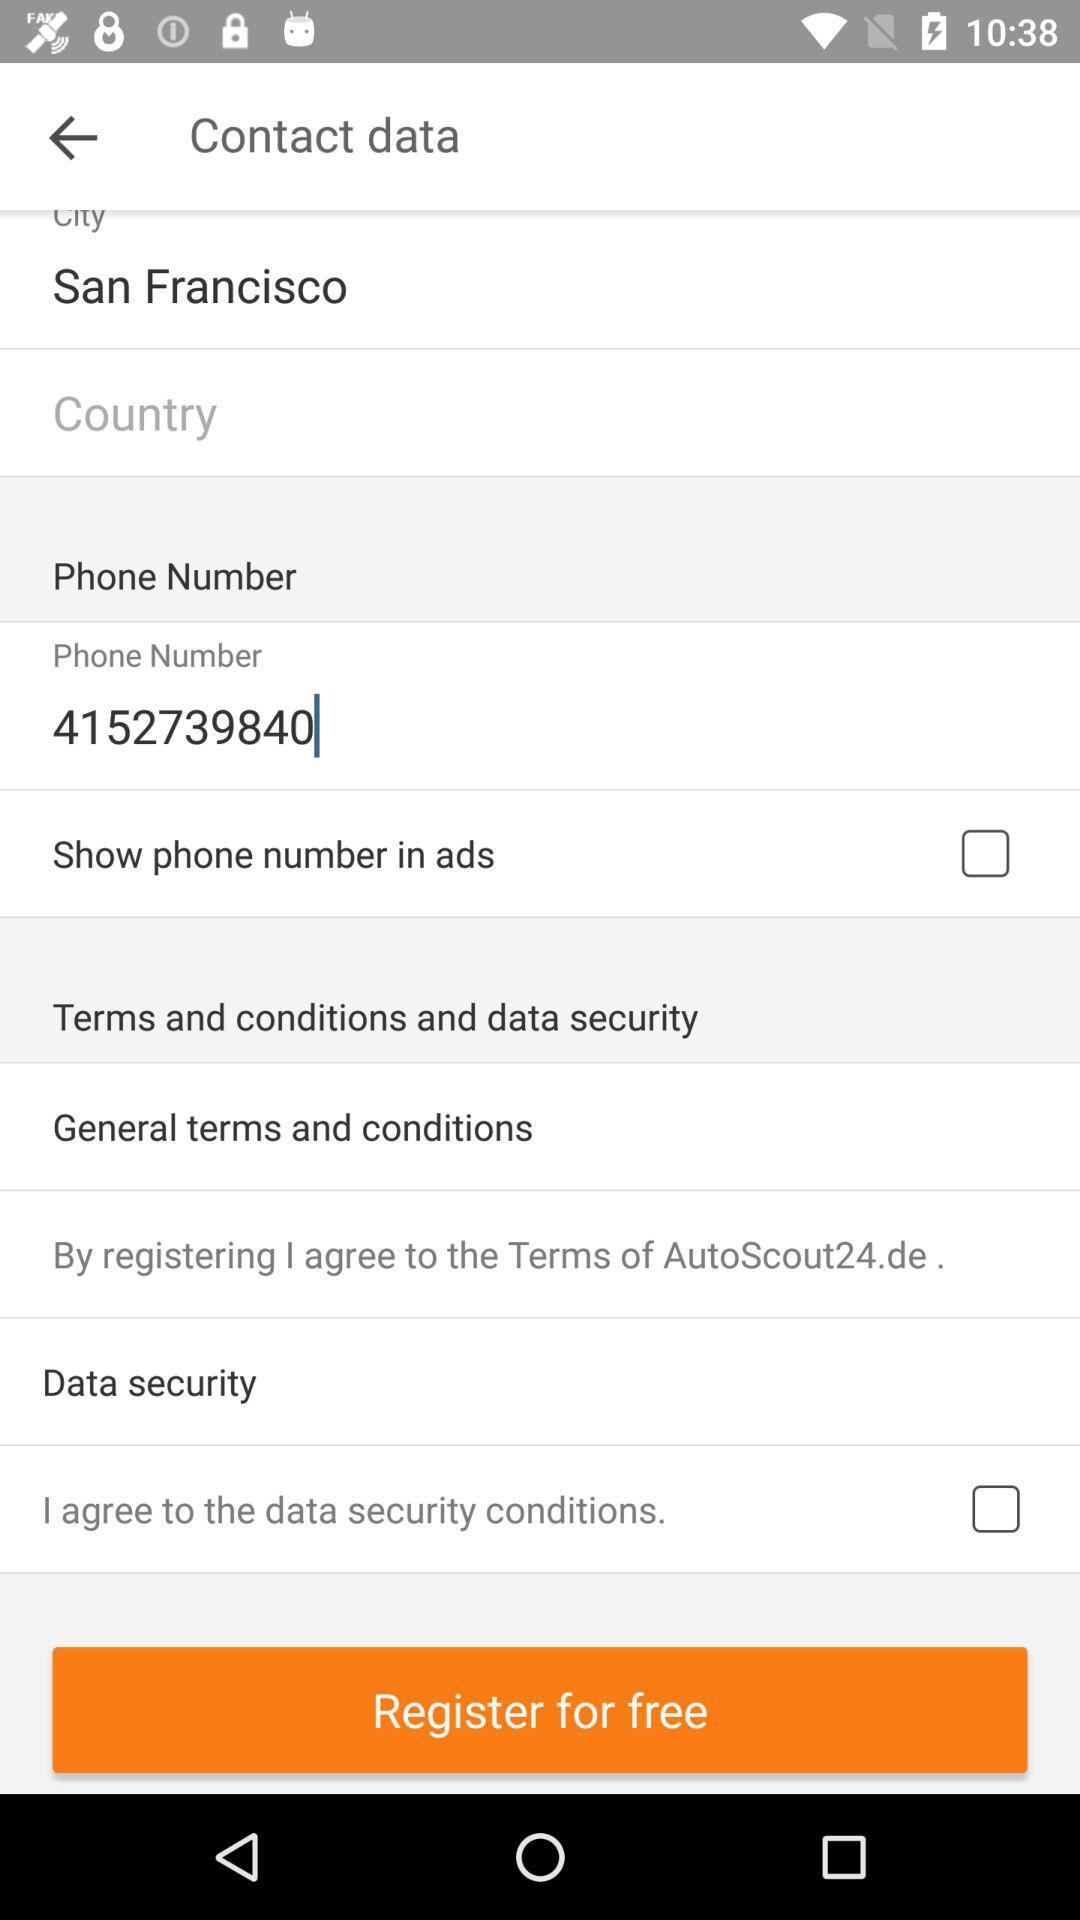 The width and height of the screenshot is (1080, 1920). Describe the element at coordinates (542, 283) in the screenshot. I see `the san francisco icon` at that location.